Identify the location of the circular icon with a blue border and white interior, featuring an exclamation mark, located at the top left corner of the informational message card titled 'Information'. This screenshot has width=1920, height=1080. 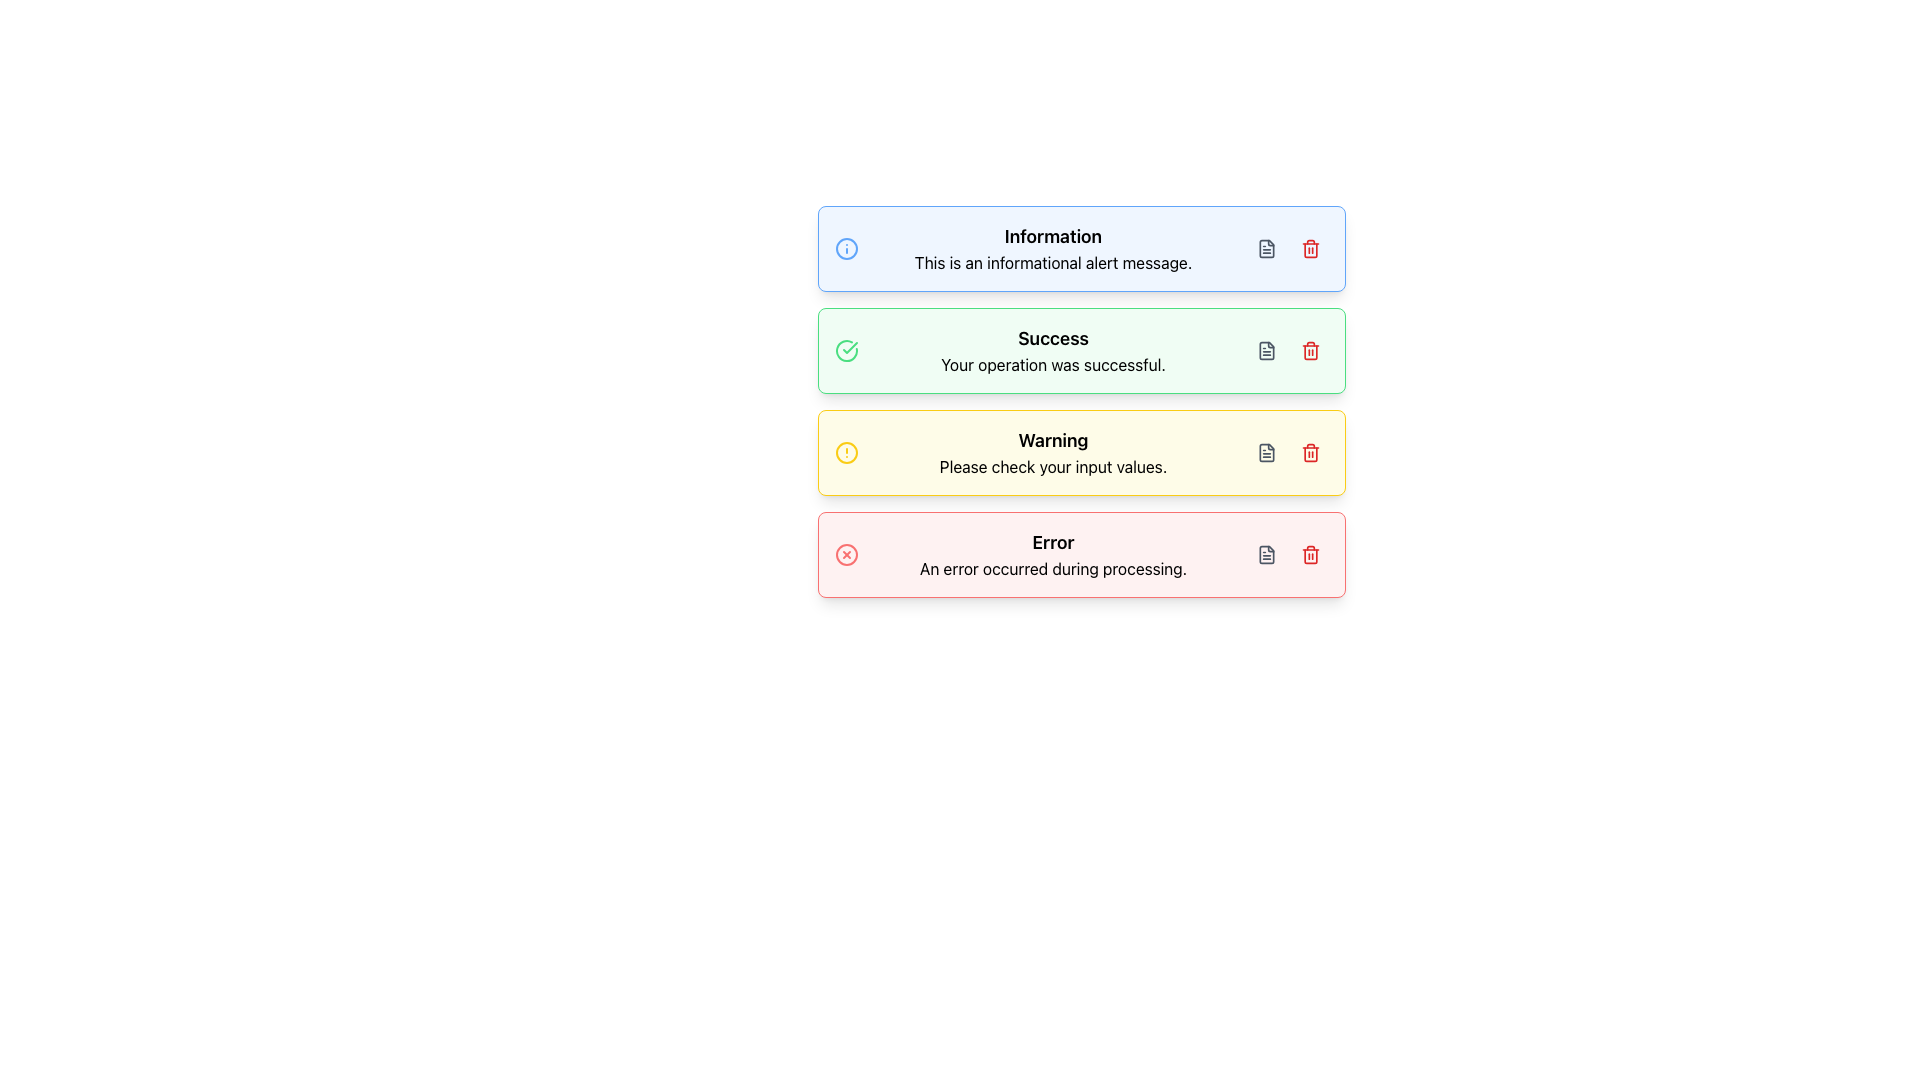
(846, 248).